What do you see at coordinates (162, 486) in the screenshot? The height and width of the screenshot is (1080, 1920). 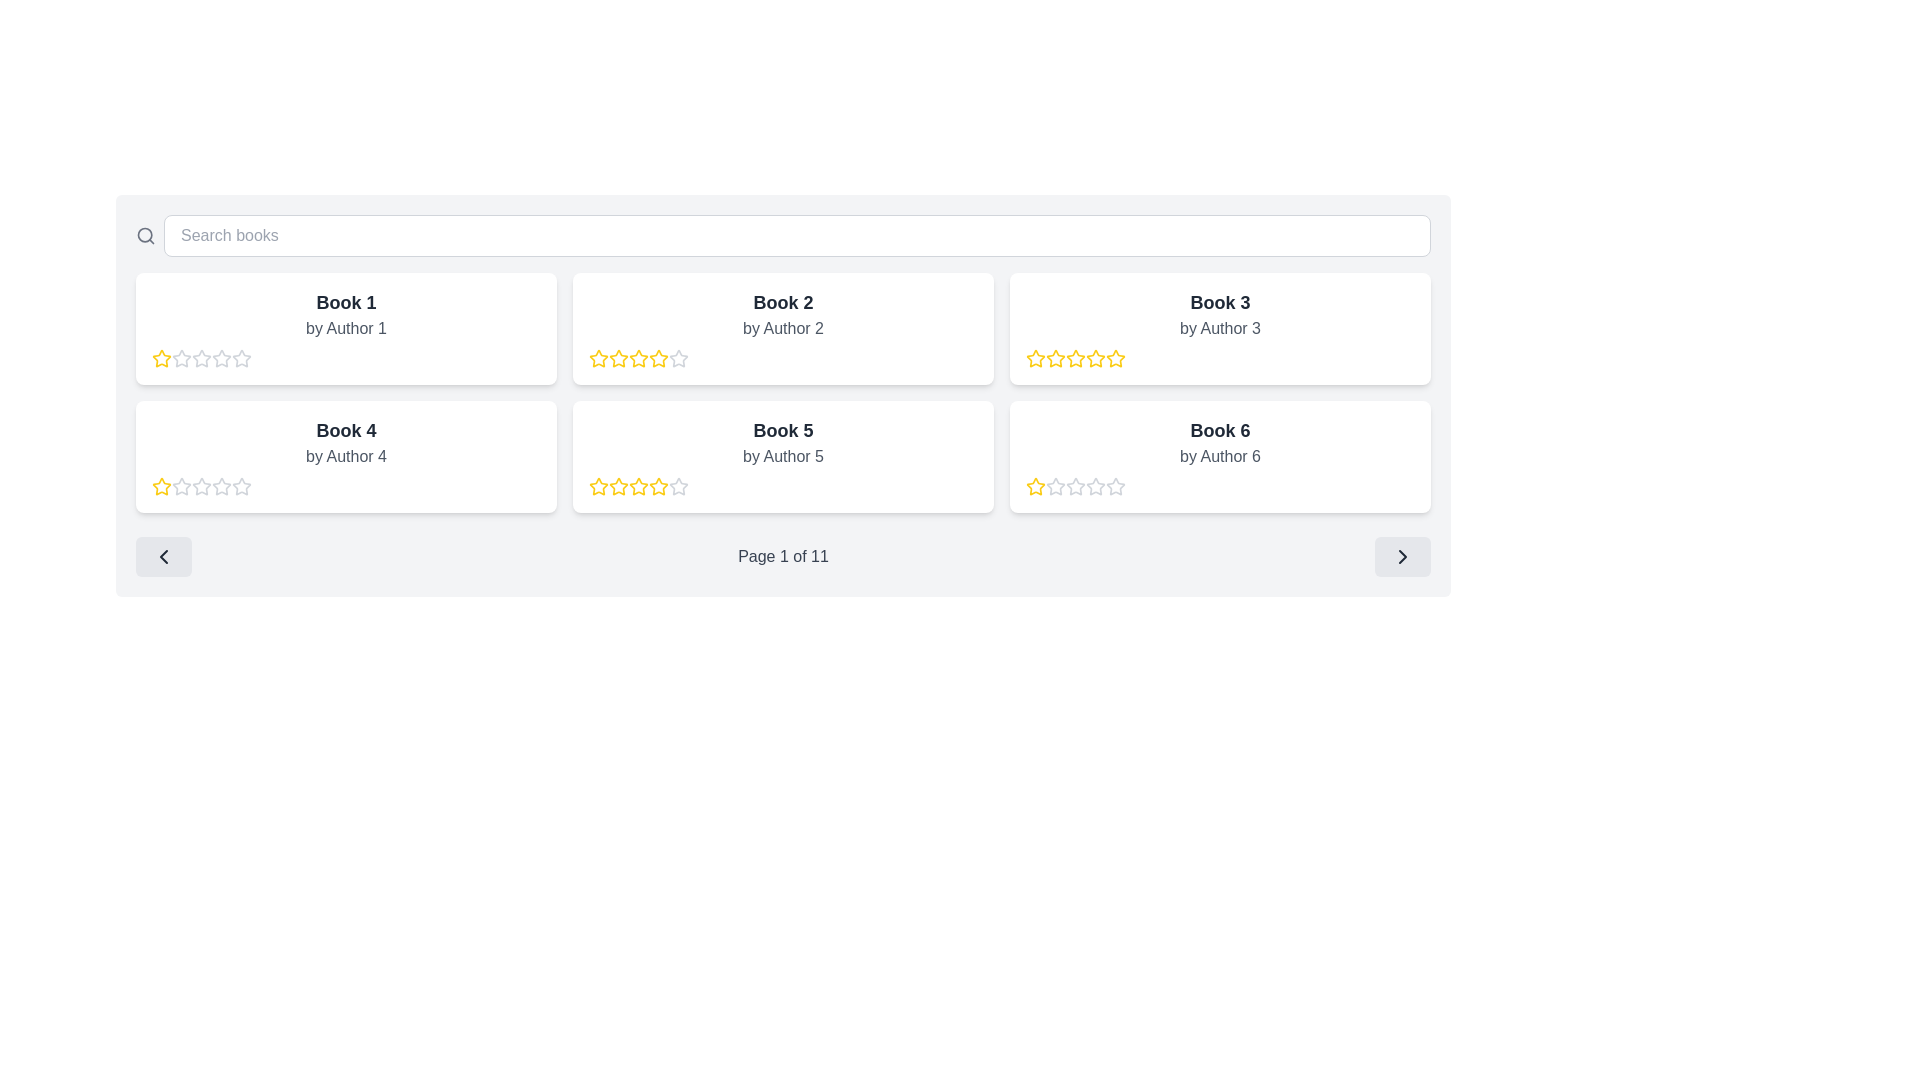 I see `the first star button to give a one-star rating for 'Book 4' by 'Author 4'` at bounding box center [162, 486].